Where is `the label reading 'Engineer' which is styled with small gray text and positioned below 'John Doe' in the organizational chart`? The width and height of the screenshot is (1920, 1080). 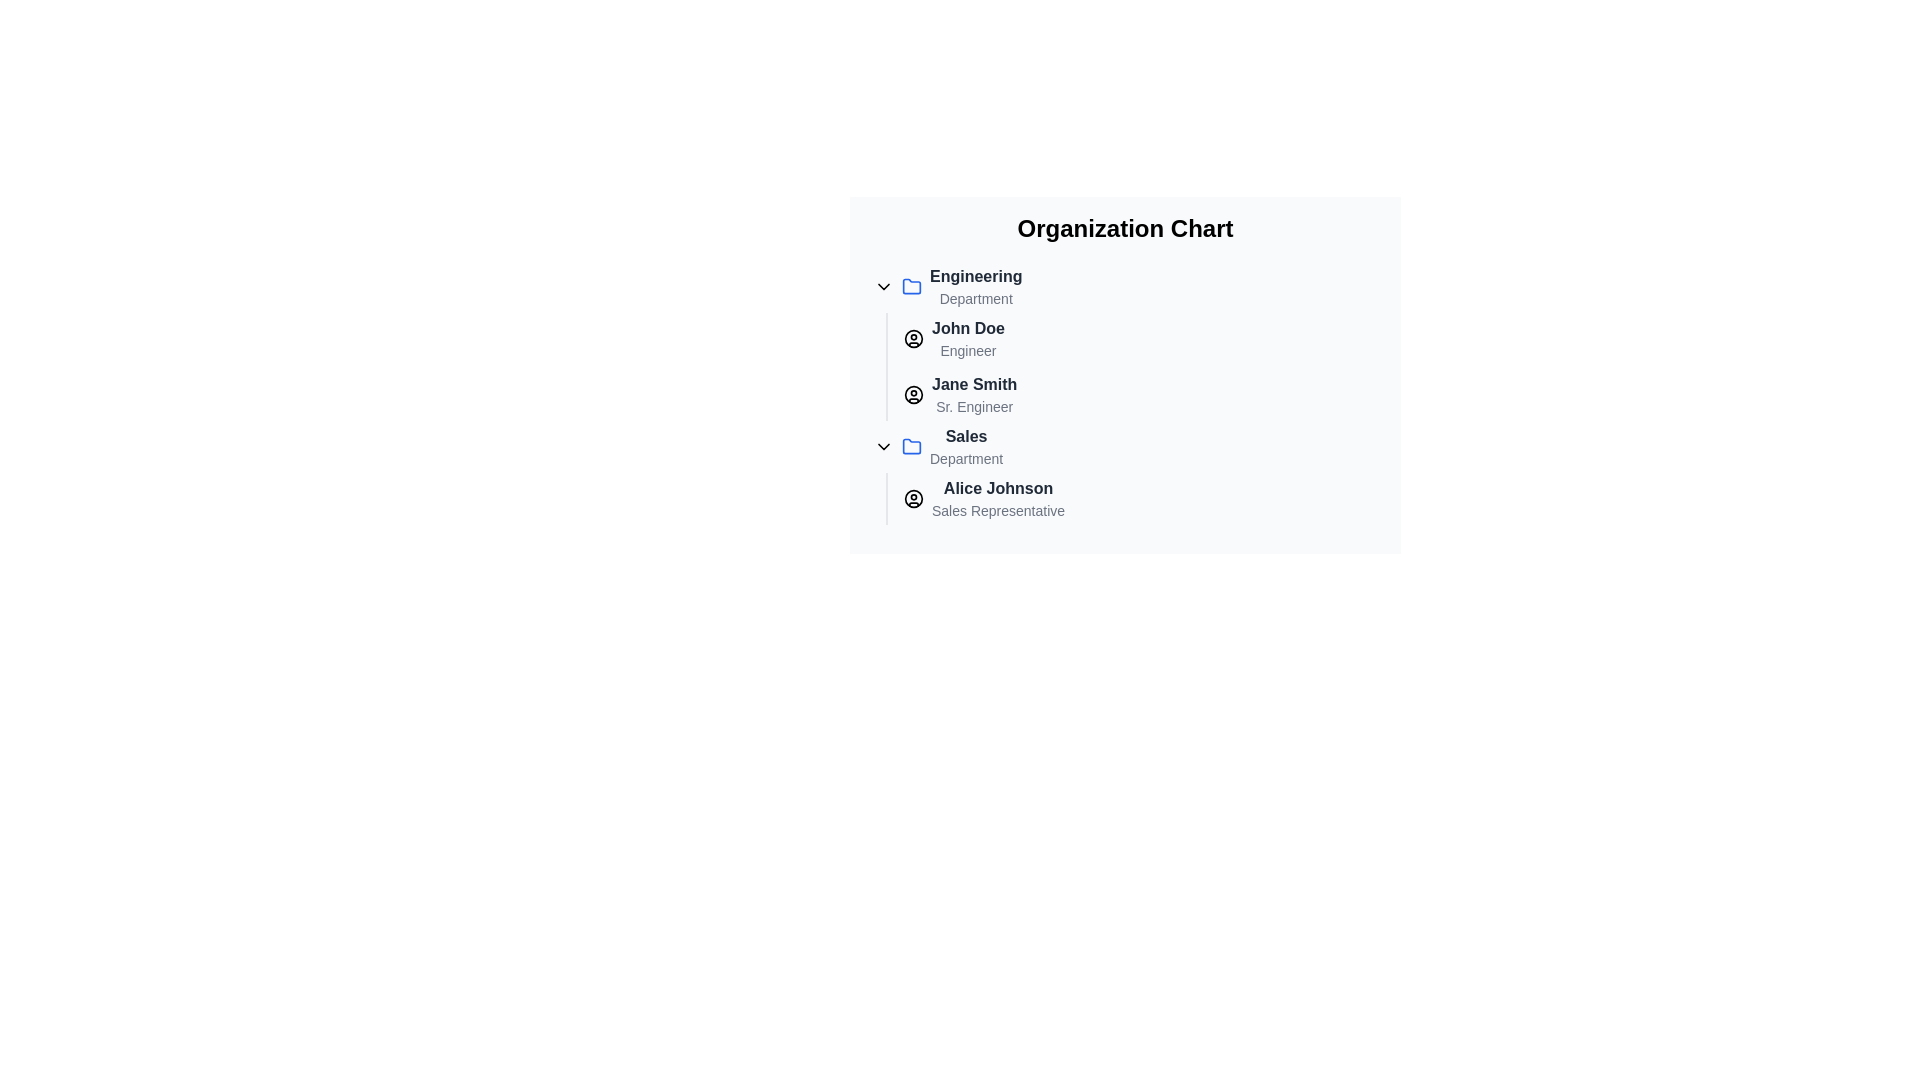 the label reading 'Engineer' which is styled with small gray text and positioned below 'John Doe' in the organizational chart is located at coordinates (968, 350).